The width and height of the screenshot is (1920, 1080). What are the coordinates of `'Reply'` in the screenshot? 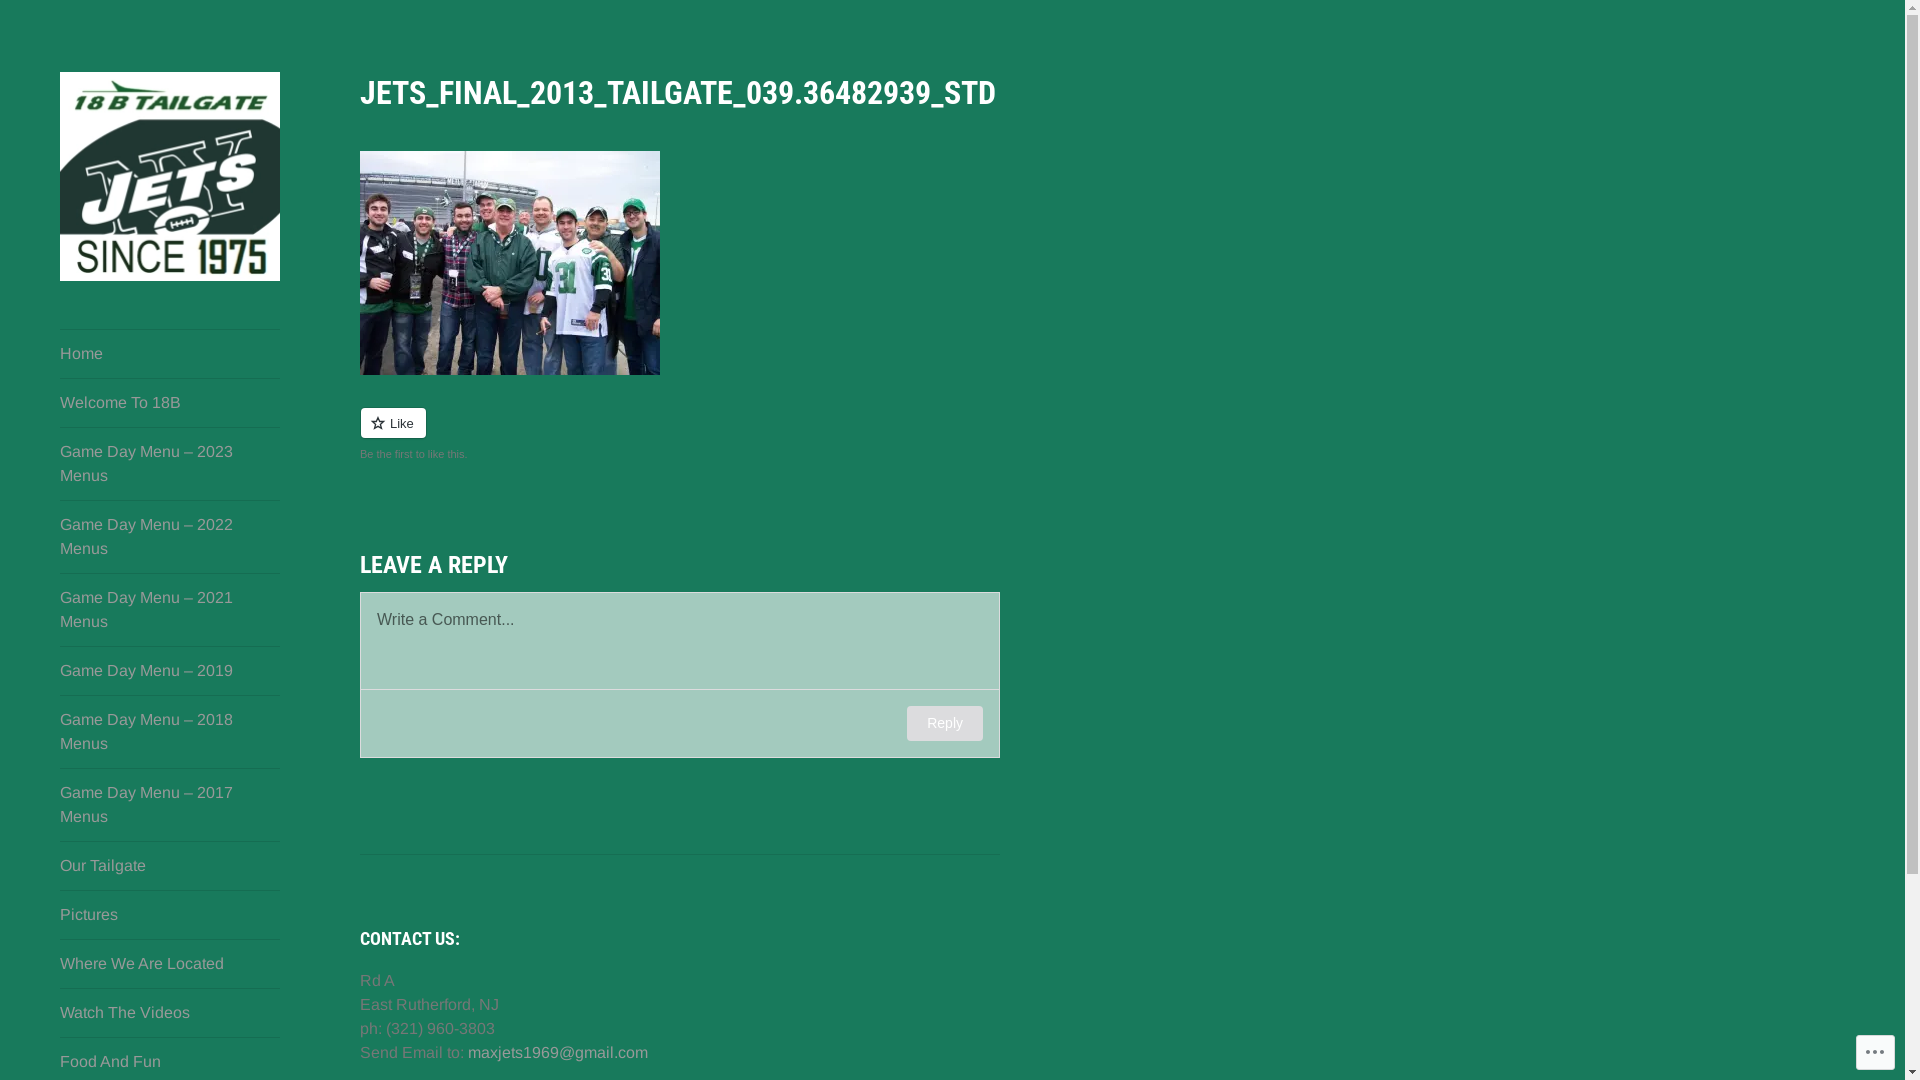 It's located at (906, 723).